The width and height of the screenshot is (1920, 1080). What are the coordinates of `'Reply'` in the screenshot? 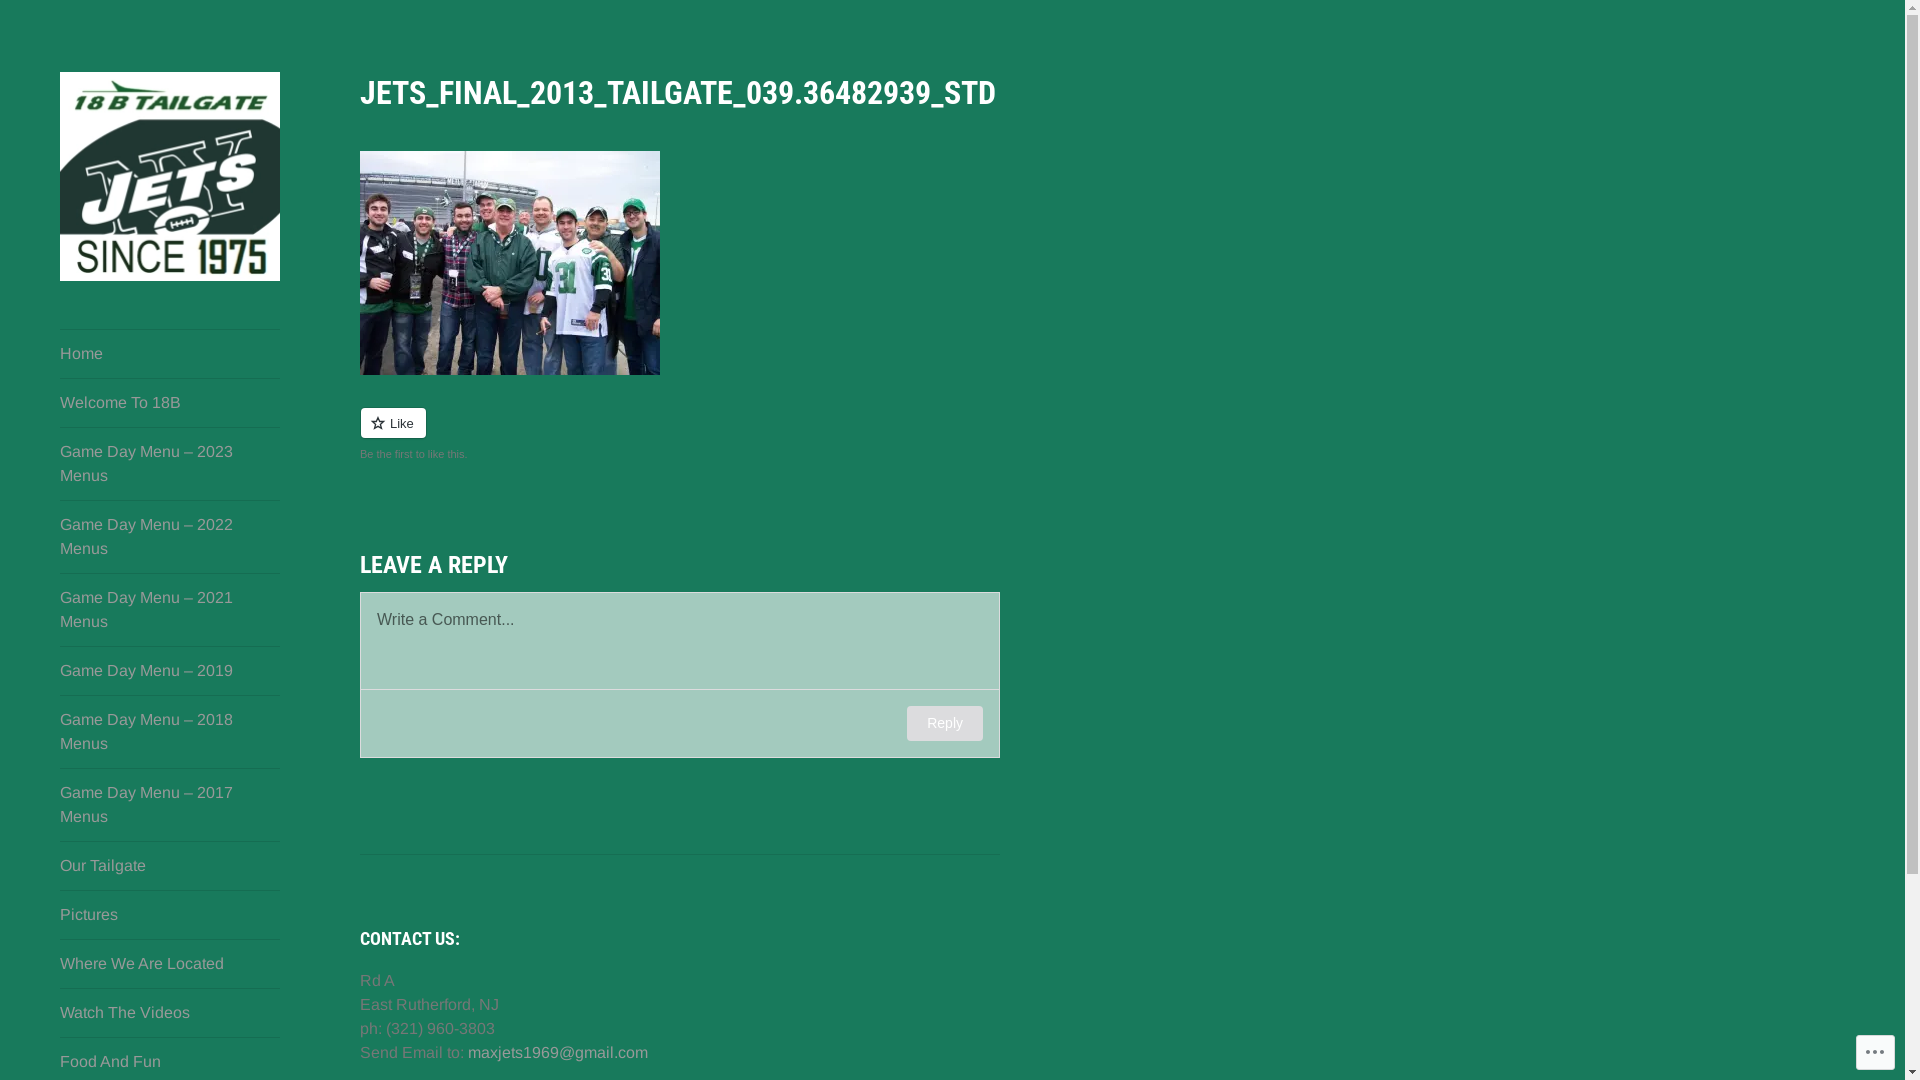 It's located at (906, 723).